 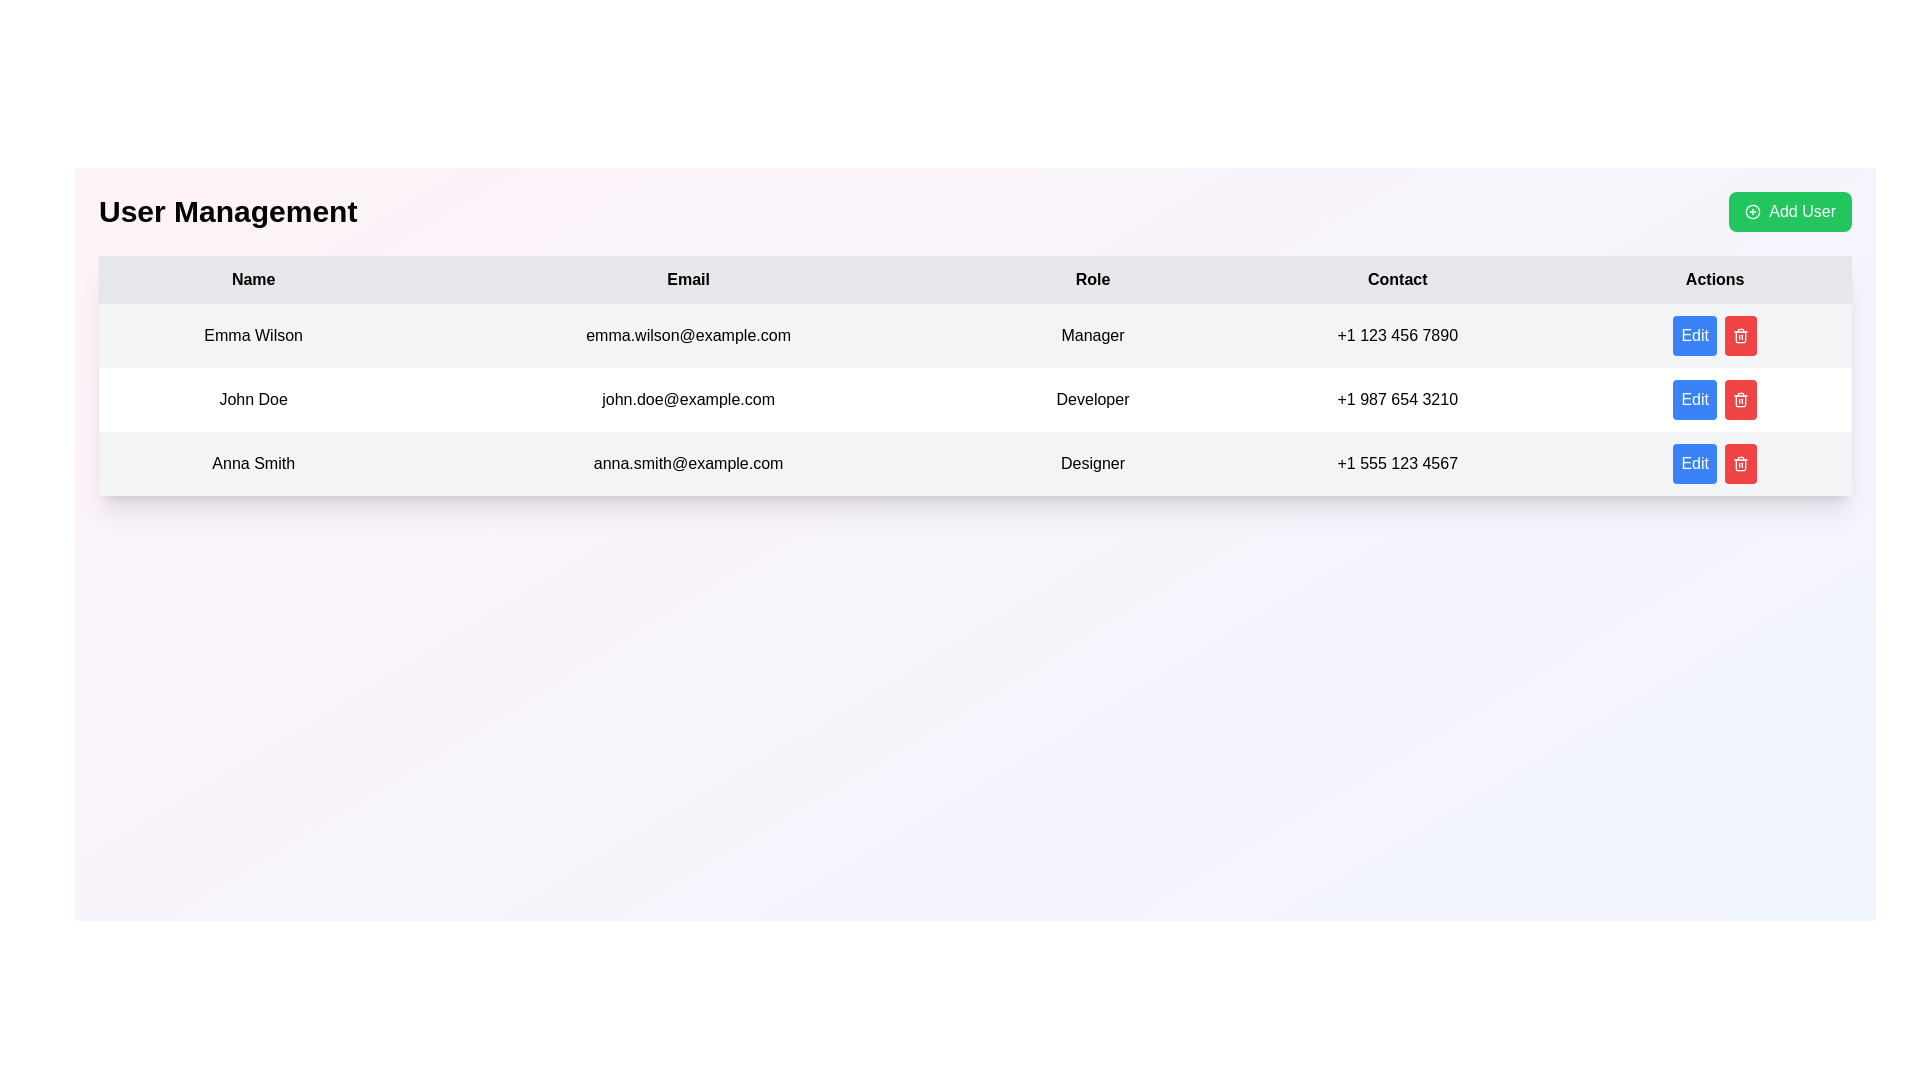 I want to click on the blue 'Edit' button with rounded corners in the Actions column of the second row to observe style changes, so click(x=1694, y=334).